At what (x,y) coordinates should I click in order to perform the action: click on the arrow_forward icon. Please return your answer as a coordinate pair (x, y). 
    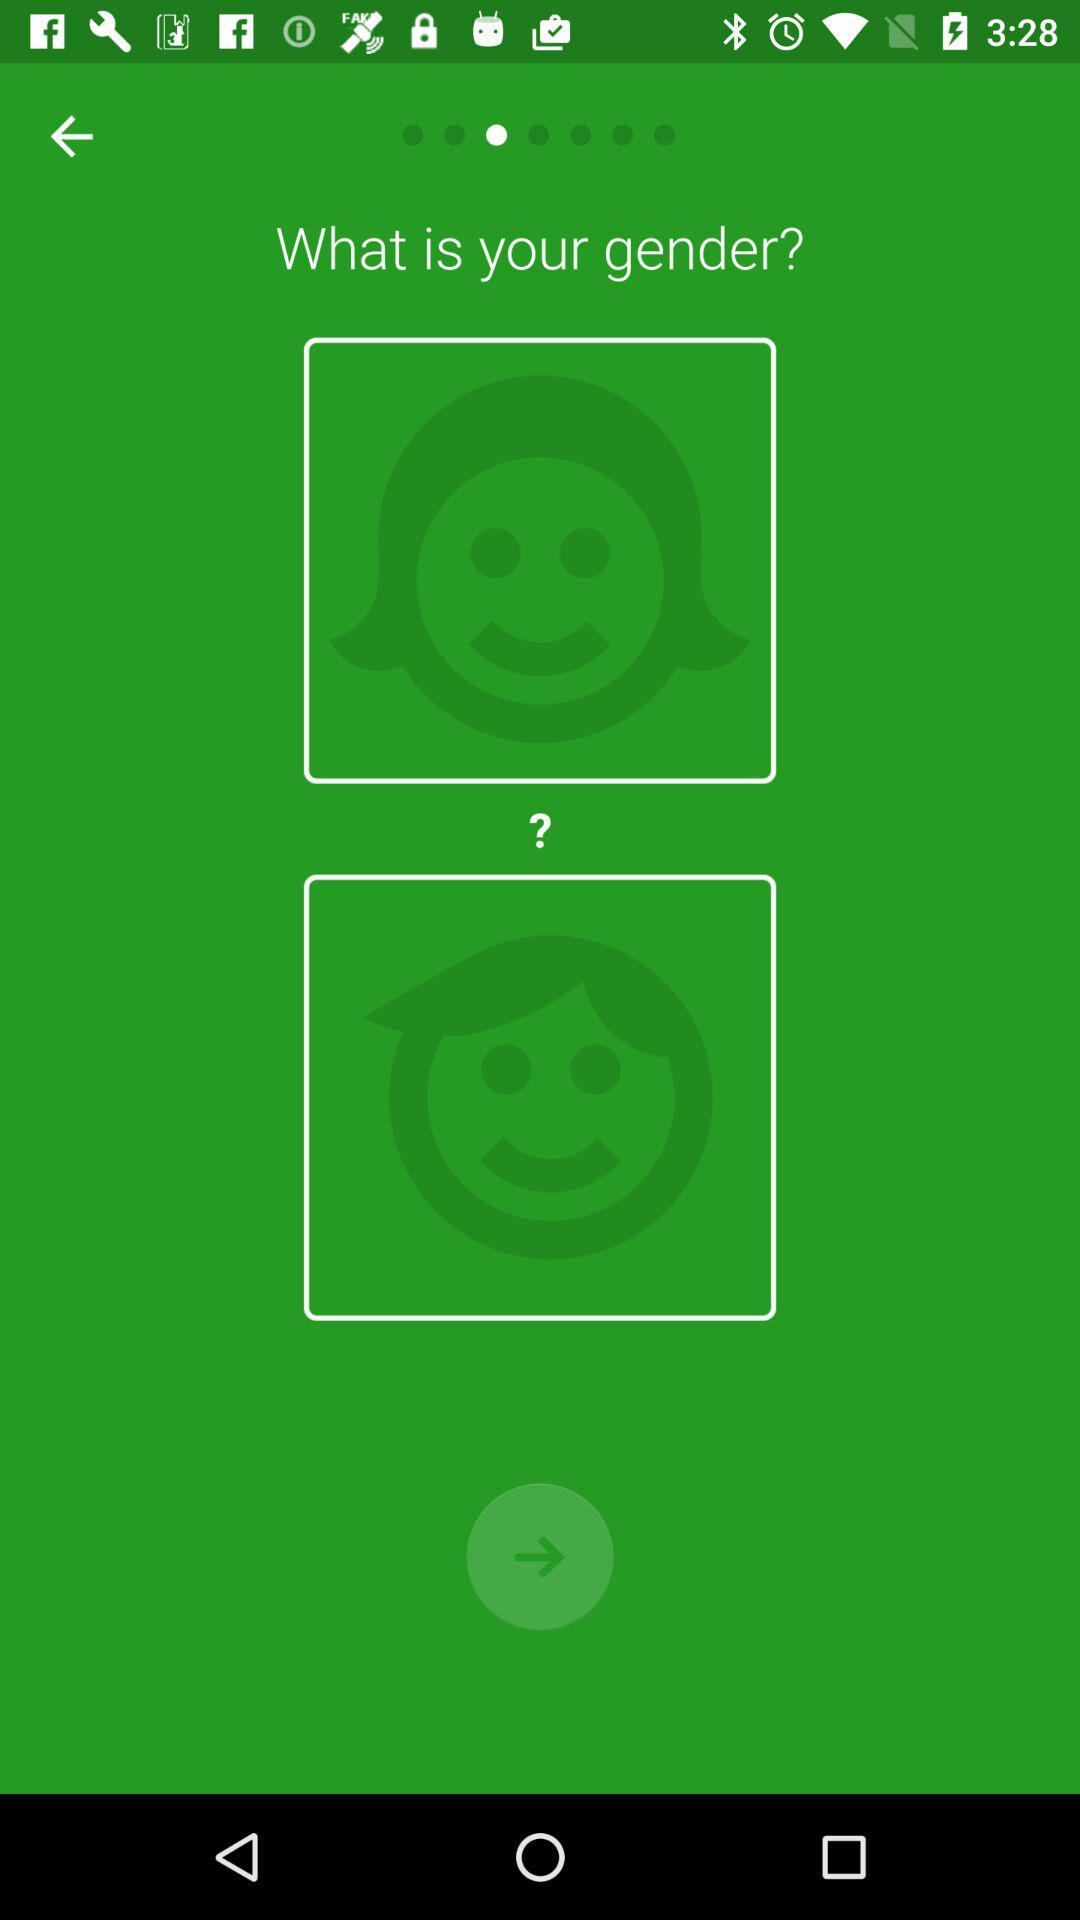
    Looking at the image, I should click on (540, 1555).